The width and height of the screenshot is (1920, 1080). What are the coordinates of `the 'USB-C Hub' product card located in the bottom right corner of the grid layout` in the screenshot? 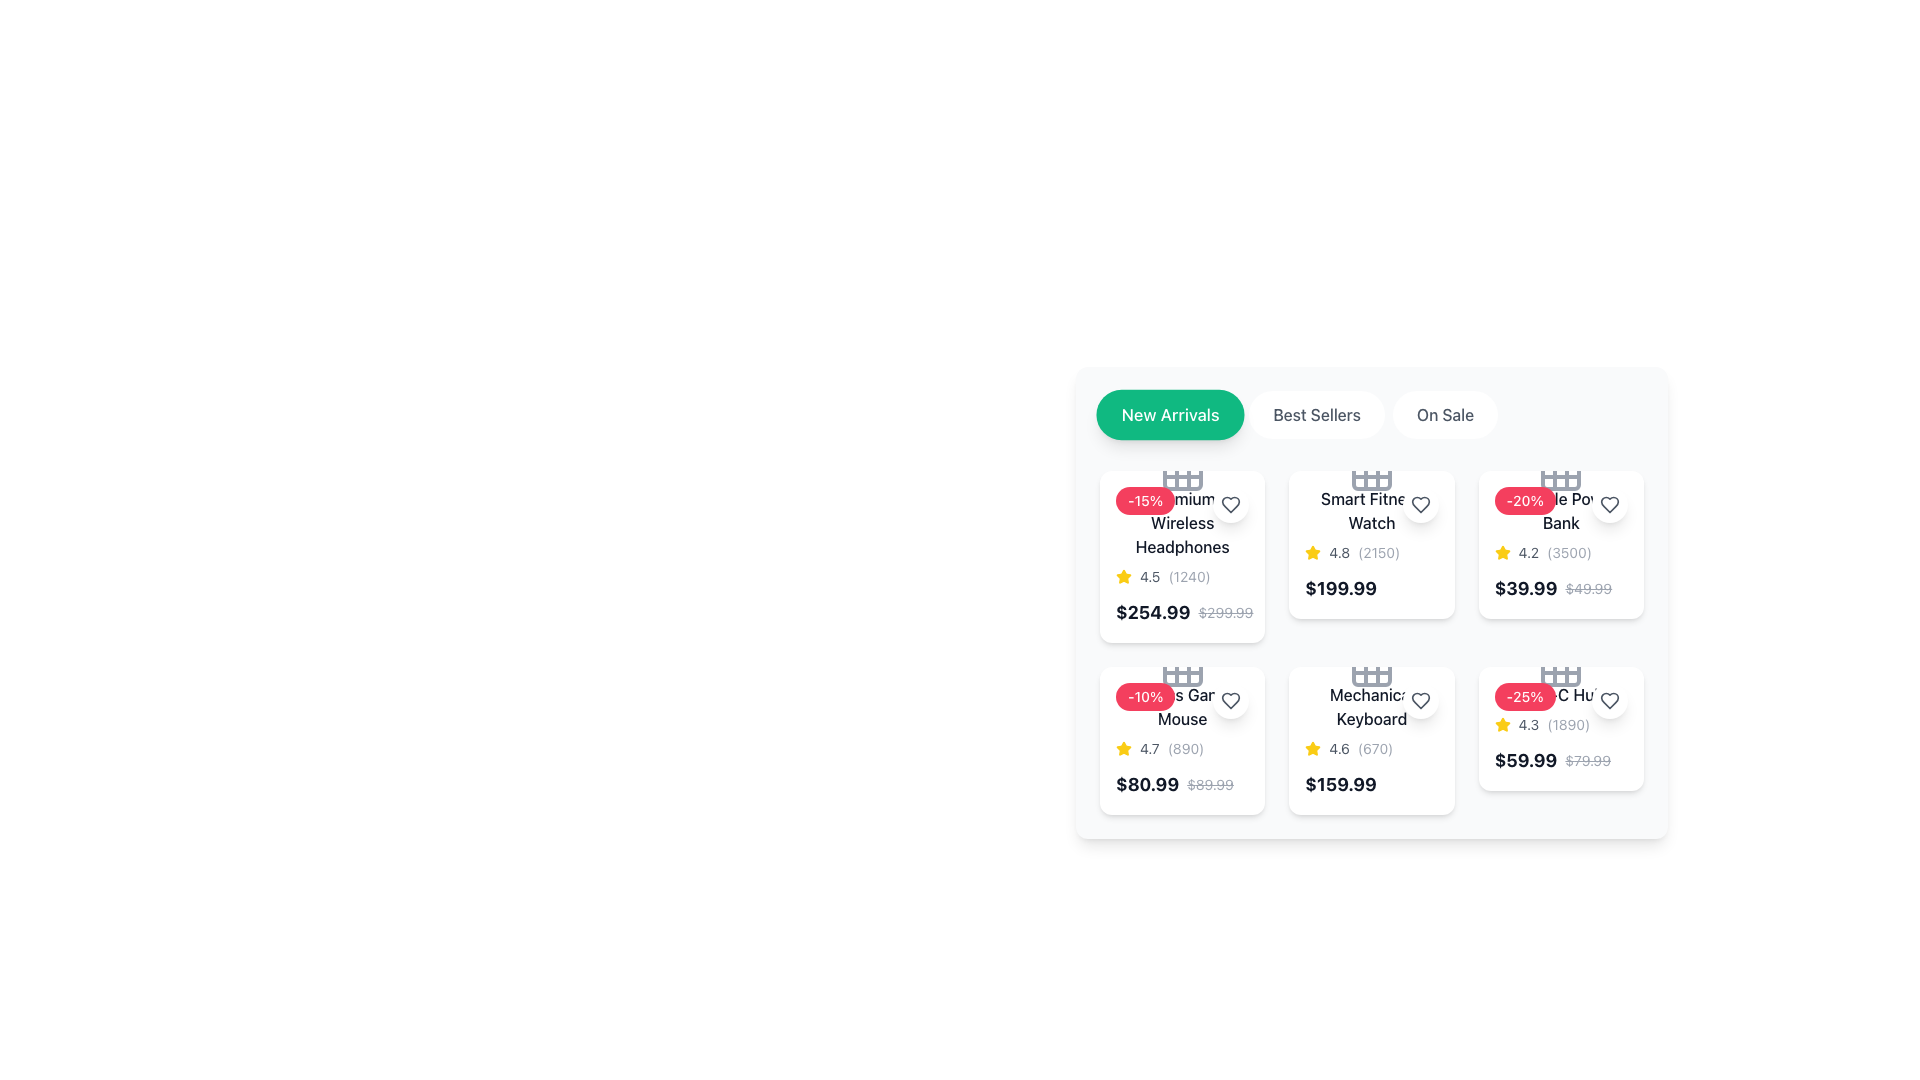 It's located at (1560, 740).